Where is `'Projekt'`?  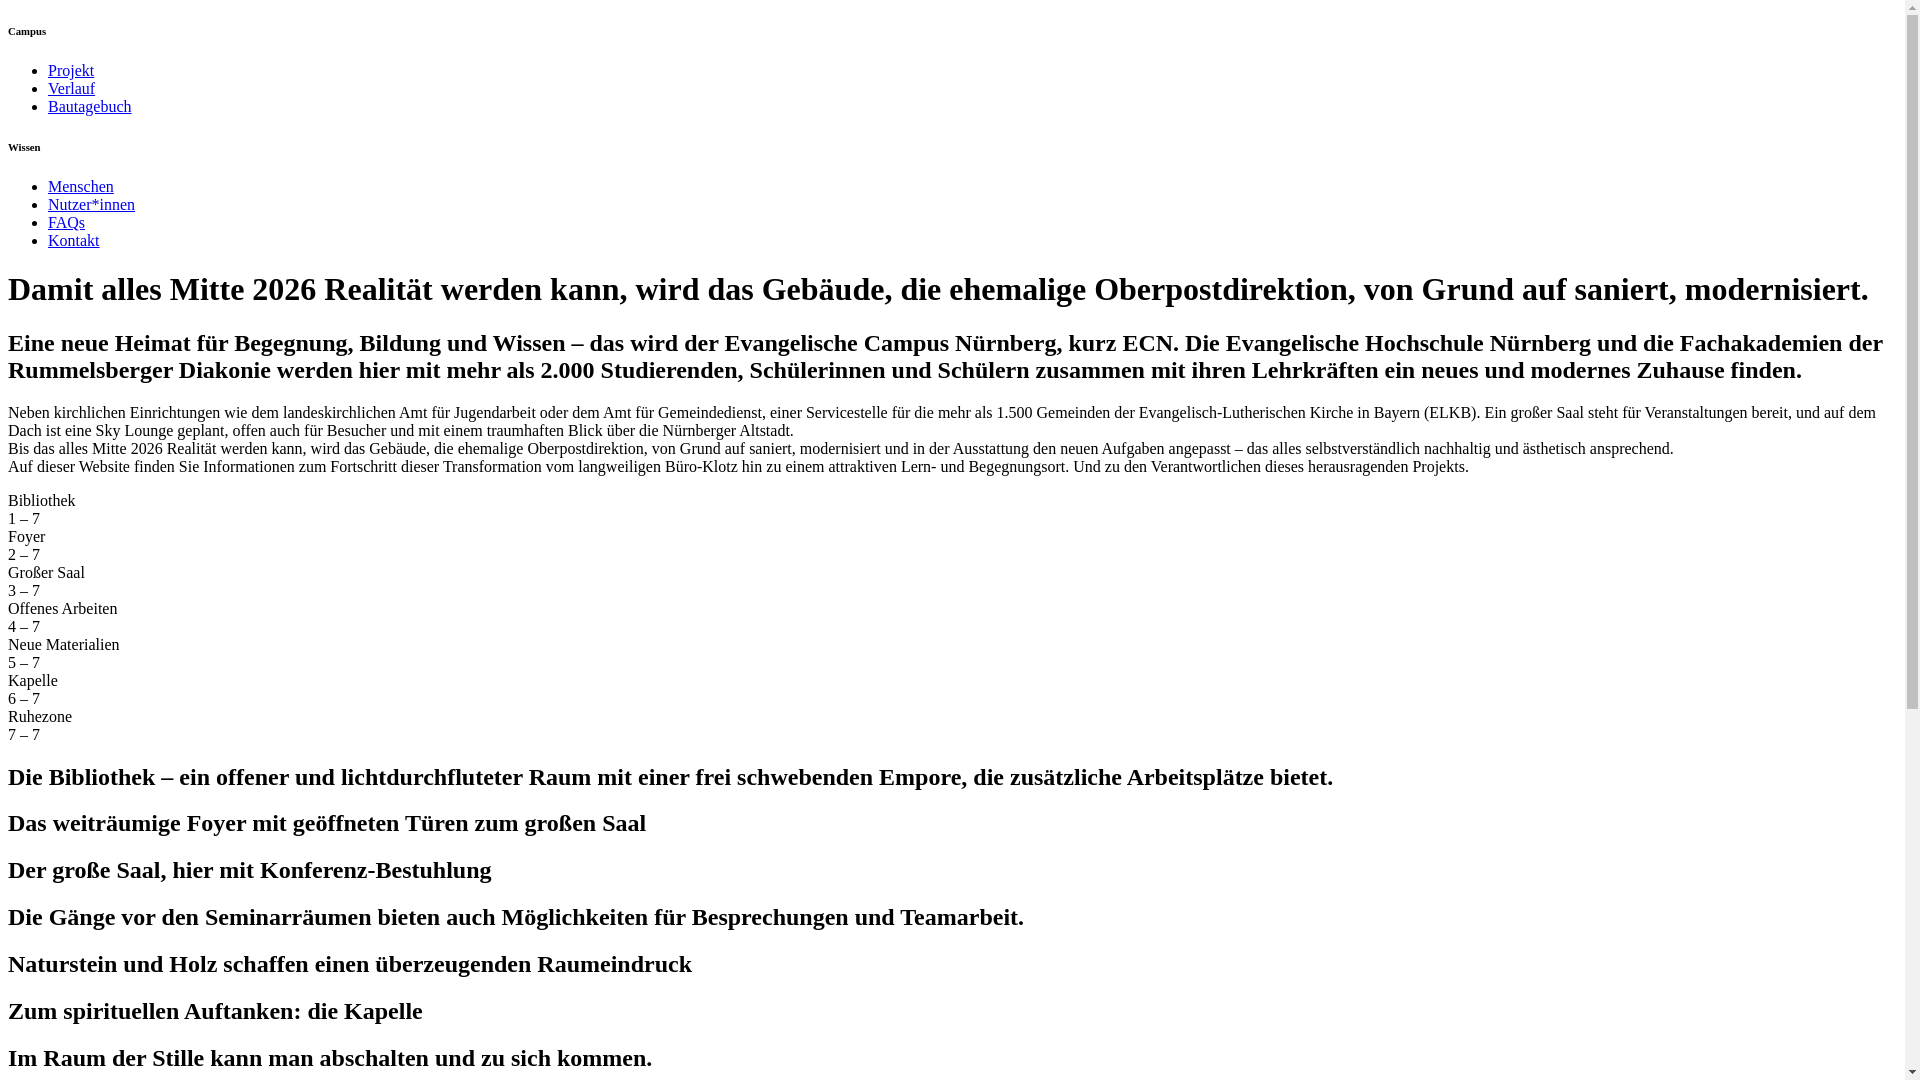
'Projekt' is located at coordinates (71, 69).